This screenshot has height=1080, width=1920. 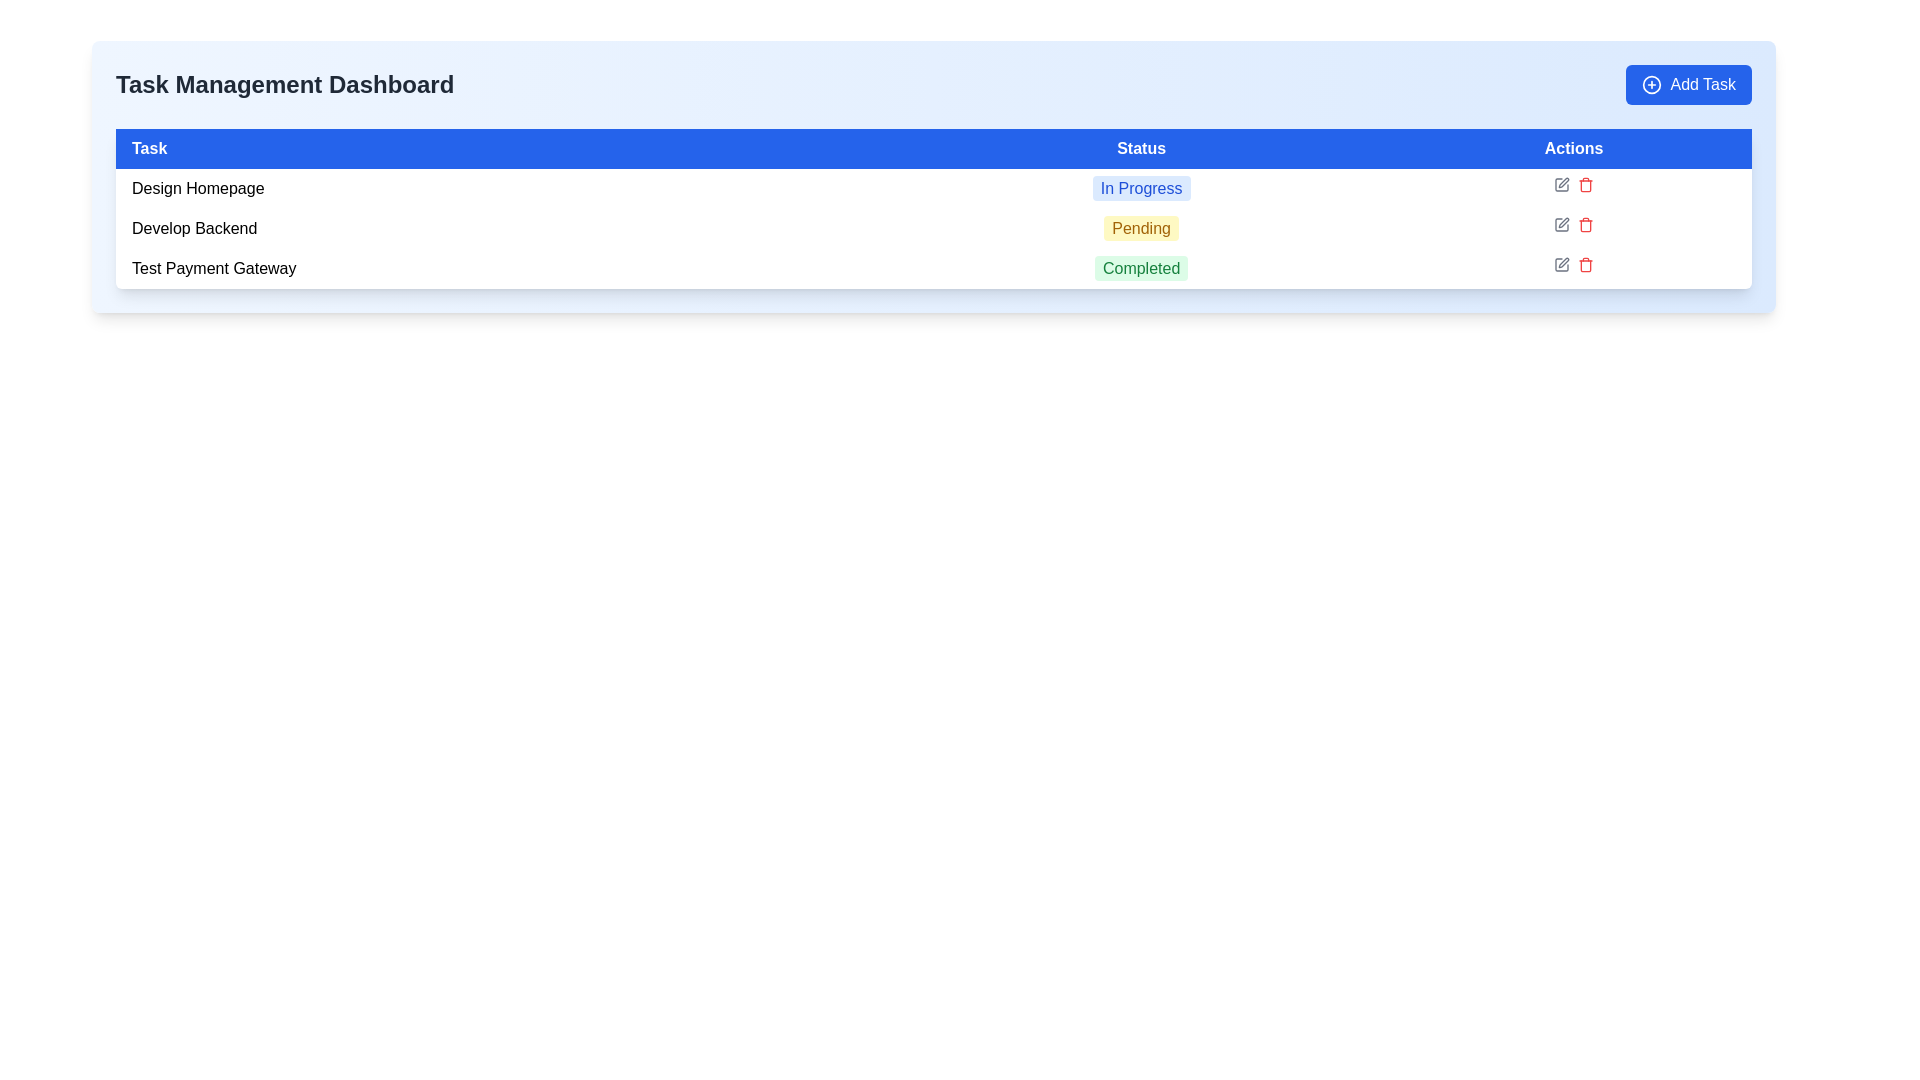 What do you see at coordinates (1573, 148) in the screenshot?
I see `title of the 'Actions' text label located in the rightmost position of the table header, which is part of a grouped header row containing 'Task,' 'Status,' and 'Actions.'` at bounding box center [1573, 148].